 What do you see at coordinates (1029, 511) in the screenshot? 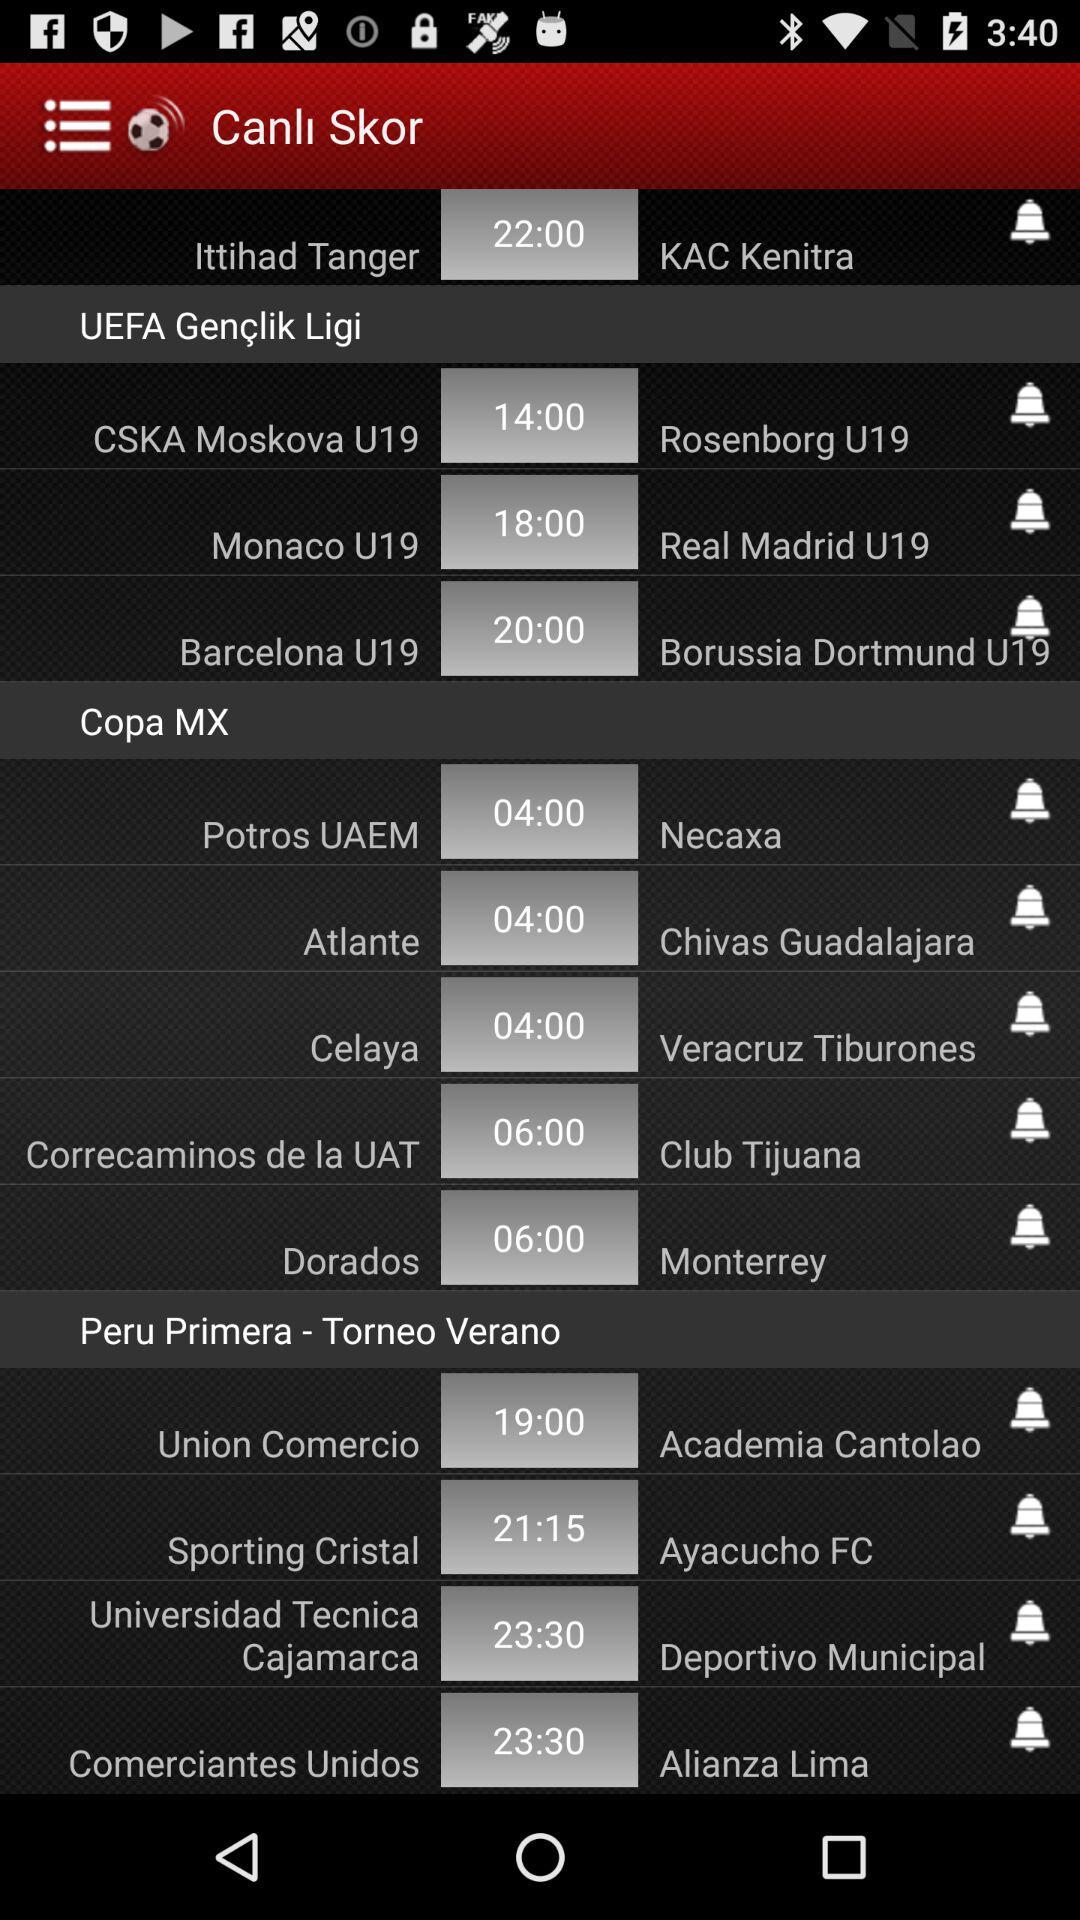
I see `set alarm` at bounding box center [1029, 511].